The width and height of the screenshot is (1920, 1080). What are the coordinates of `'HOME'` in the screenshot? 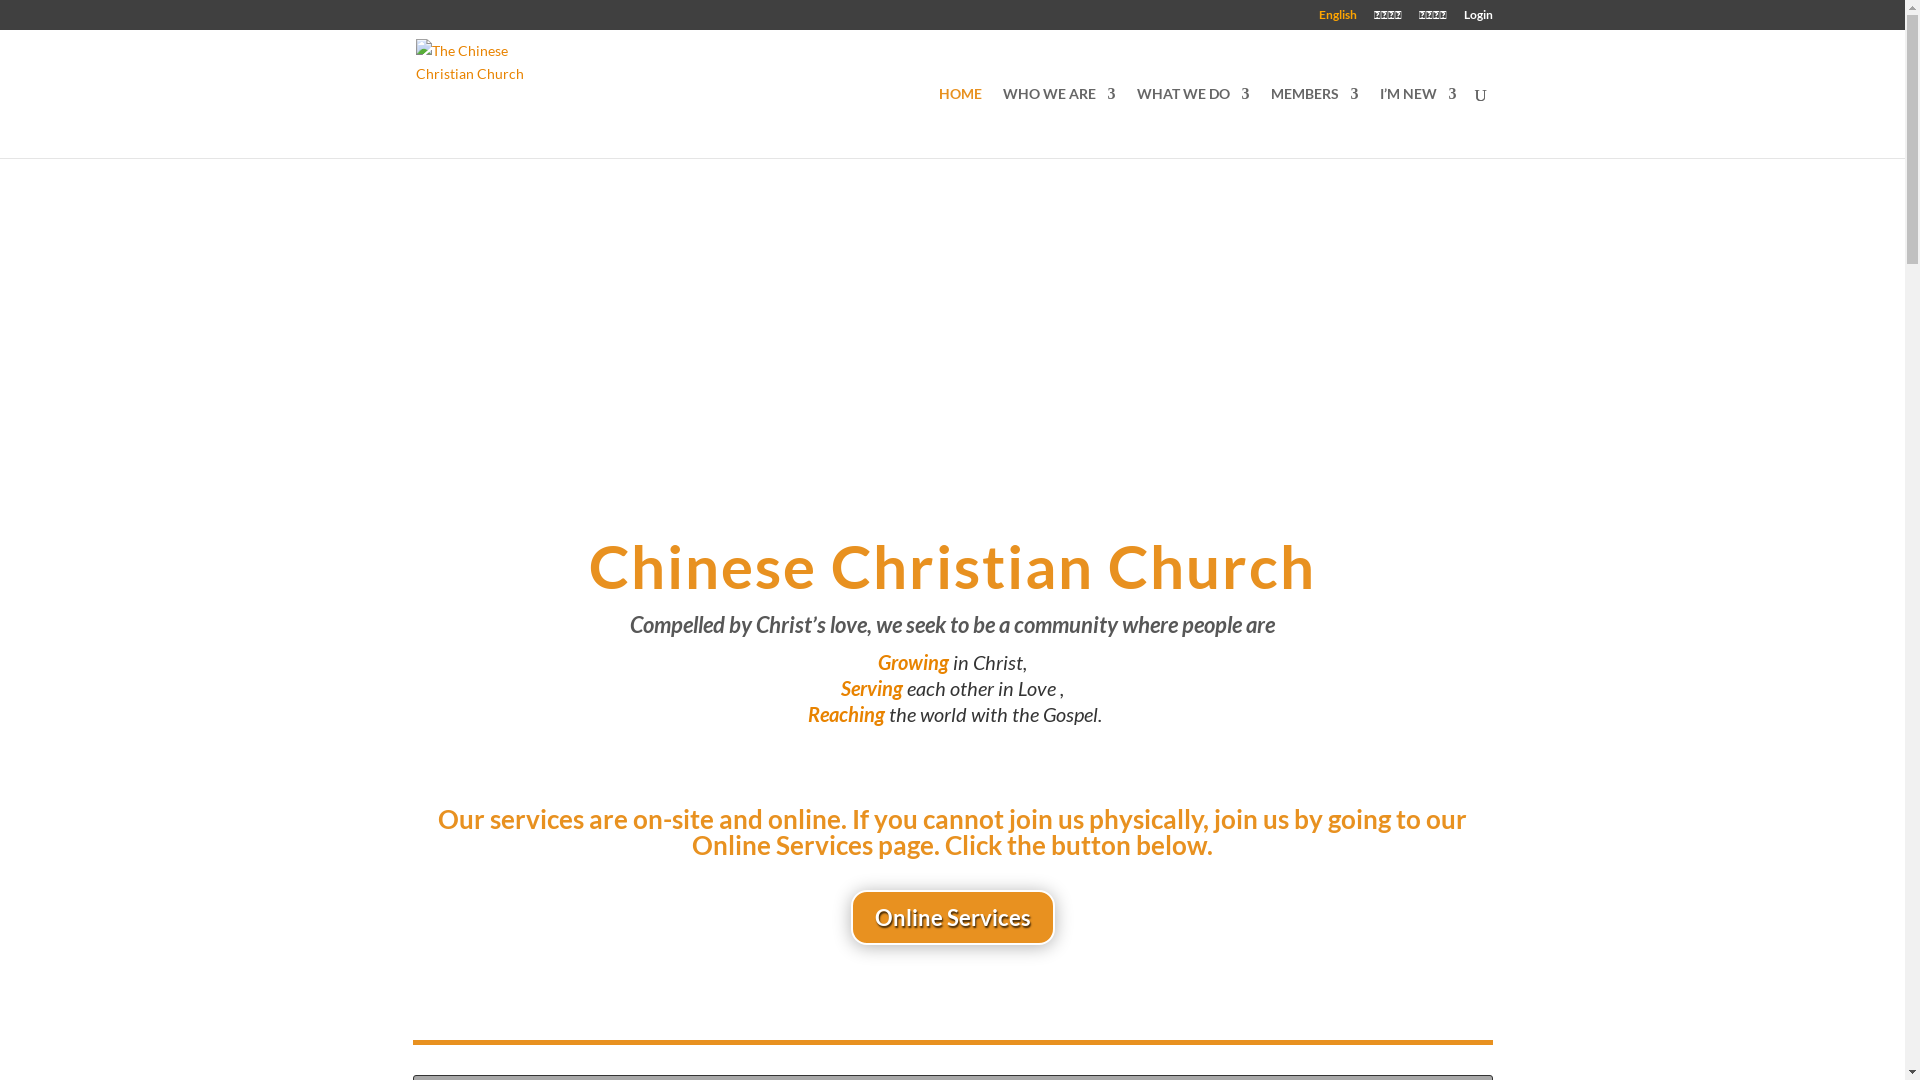 It's located at (958, 122).